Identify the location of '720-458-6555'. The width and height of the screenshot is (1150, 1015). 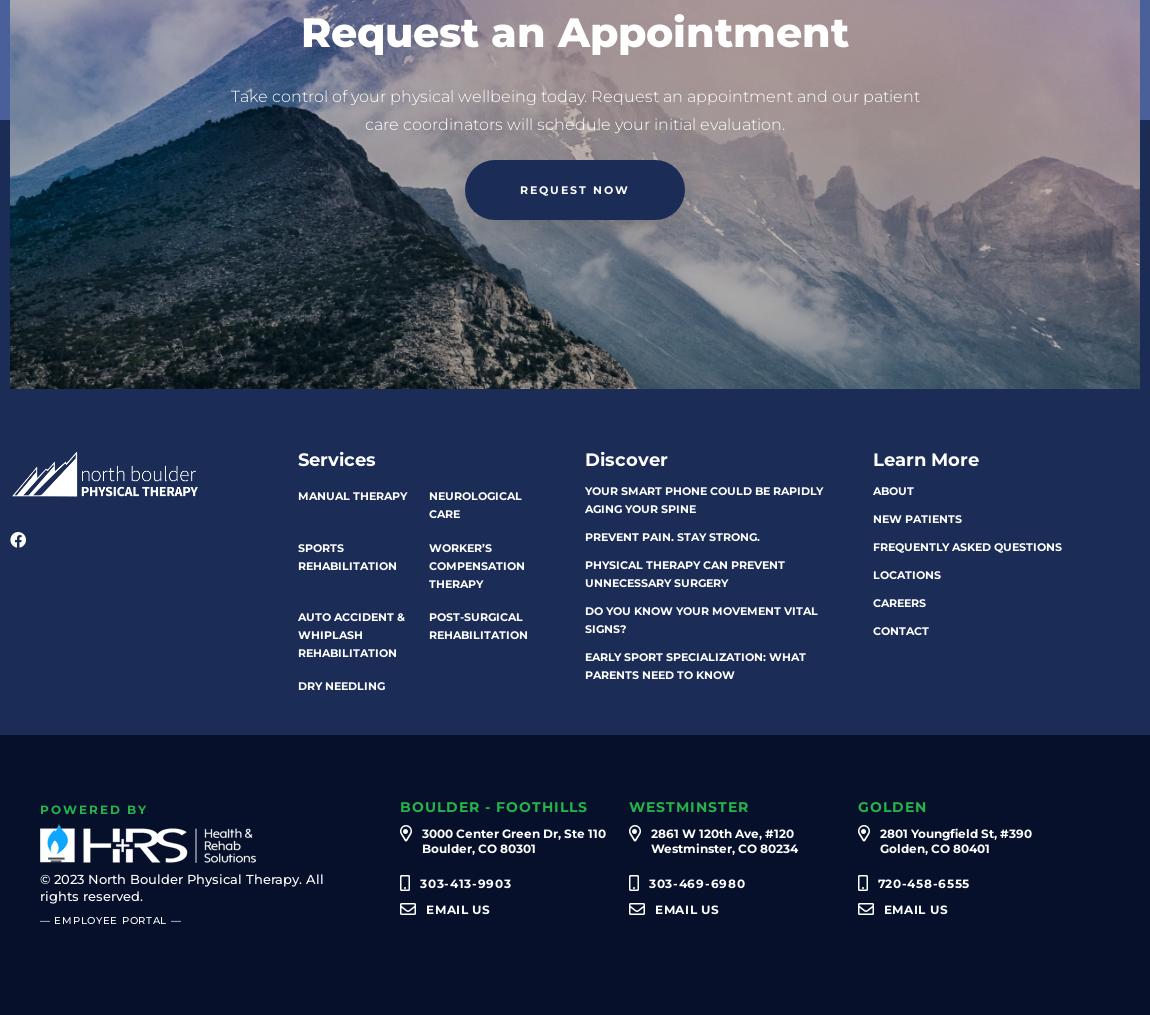
(923, 882).